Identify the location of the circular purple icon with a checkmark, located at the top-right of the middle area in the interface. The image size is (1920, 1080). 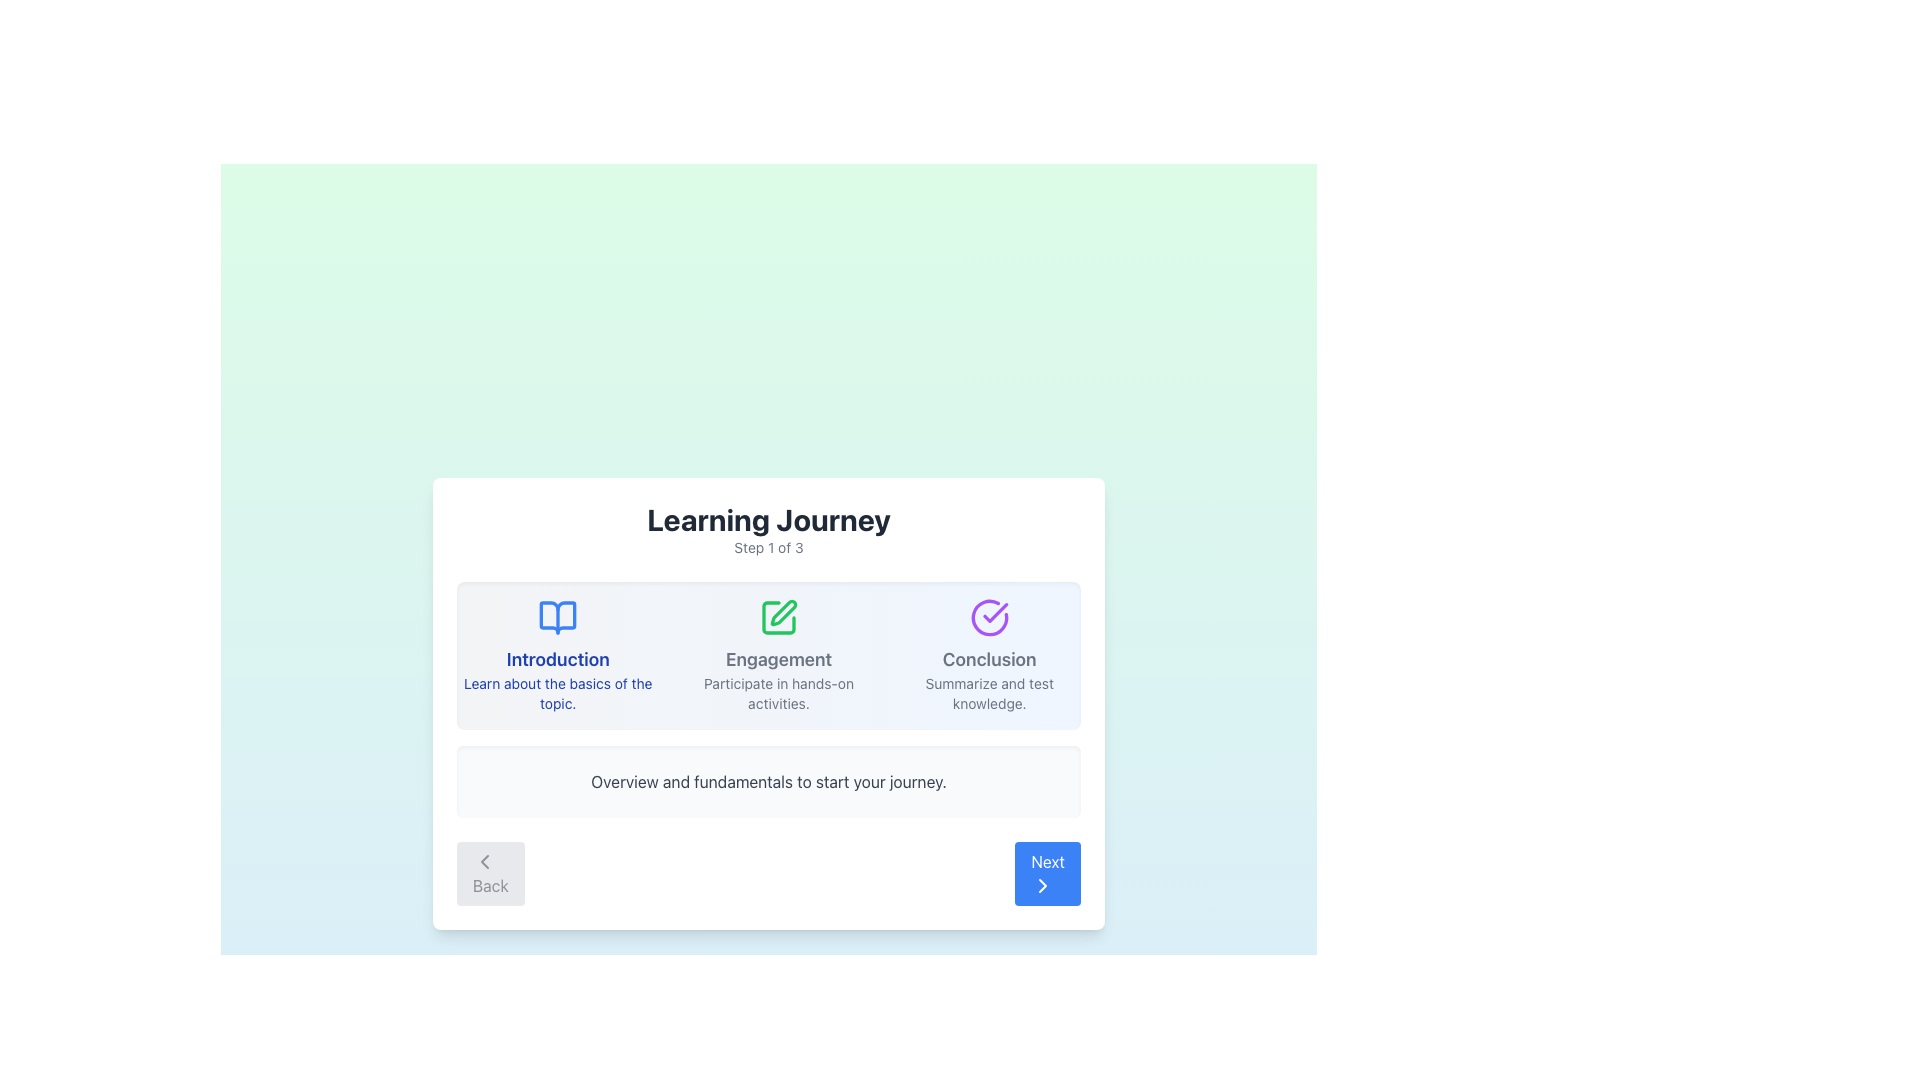
(989, 616).